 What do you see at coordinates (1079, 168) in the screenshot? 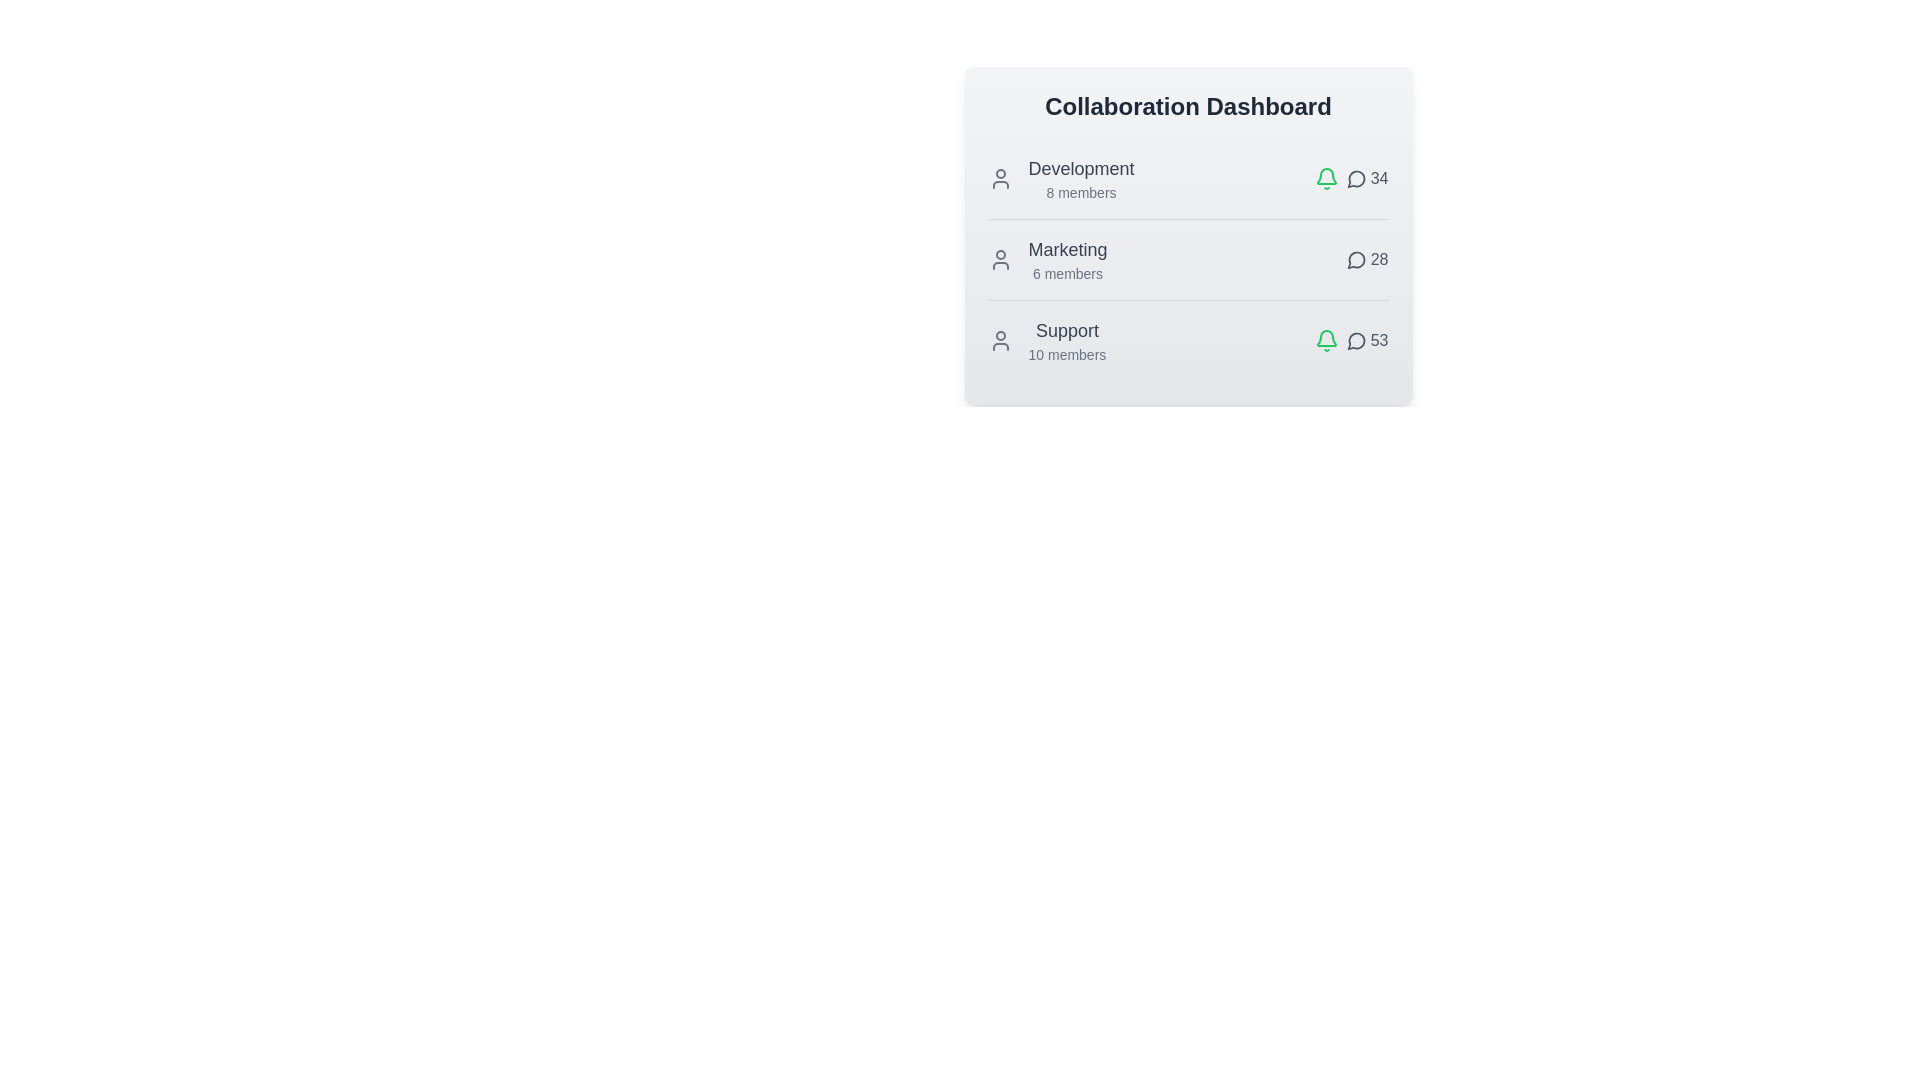
I see `the team name Development` at bounding box center [1079, 168].